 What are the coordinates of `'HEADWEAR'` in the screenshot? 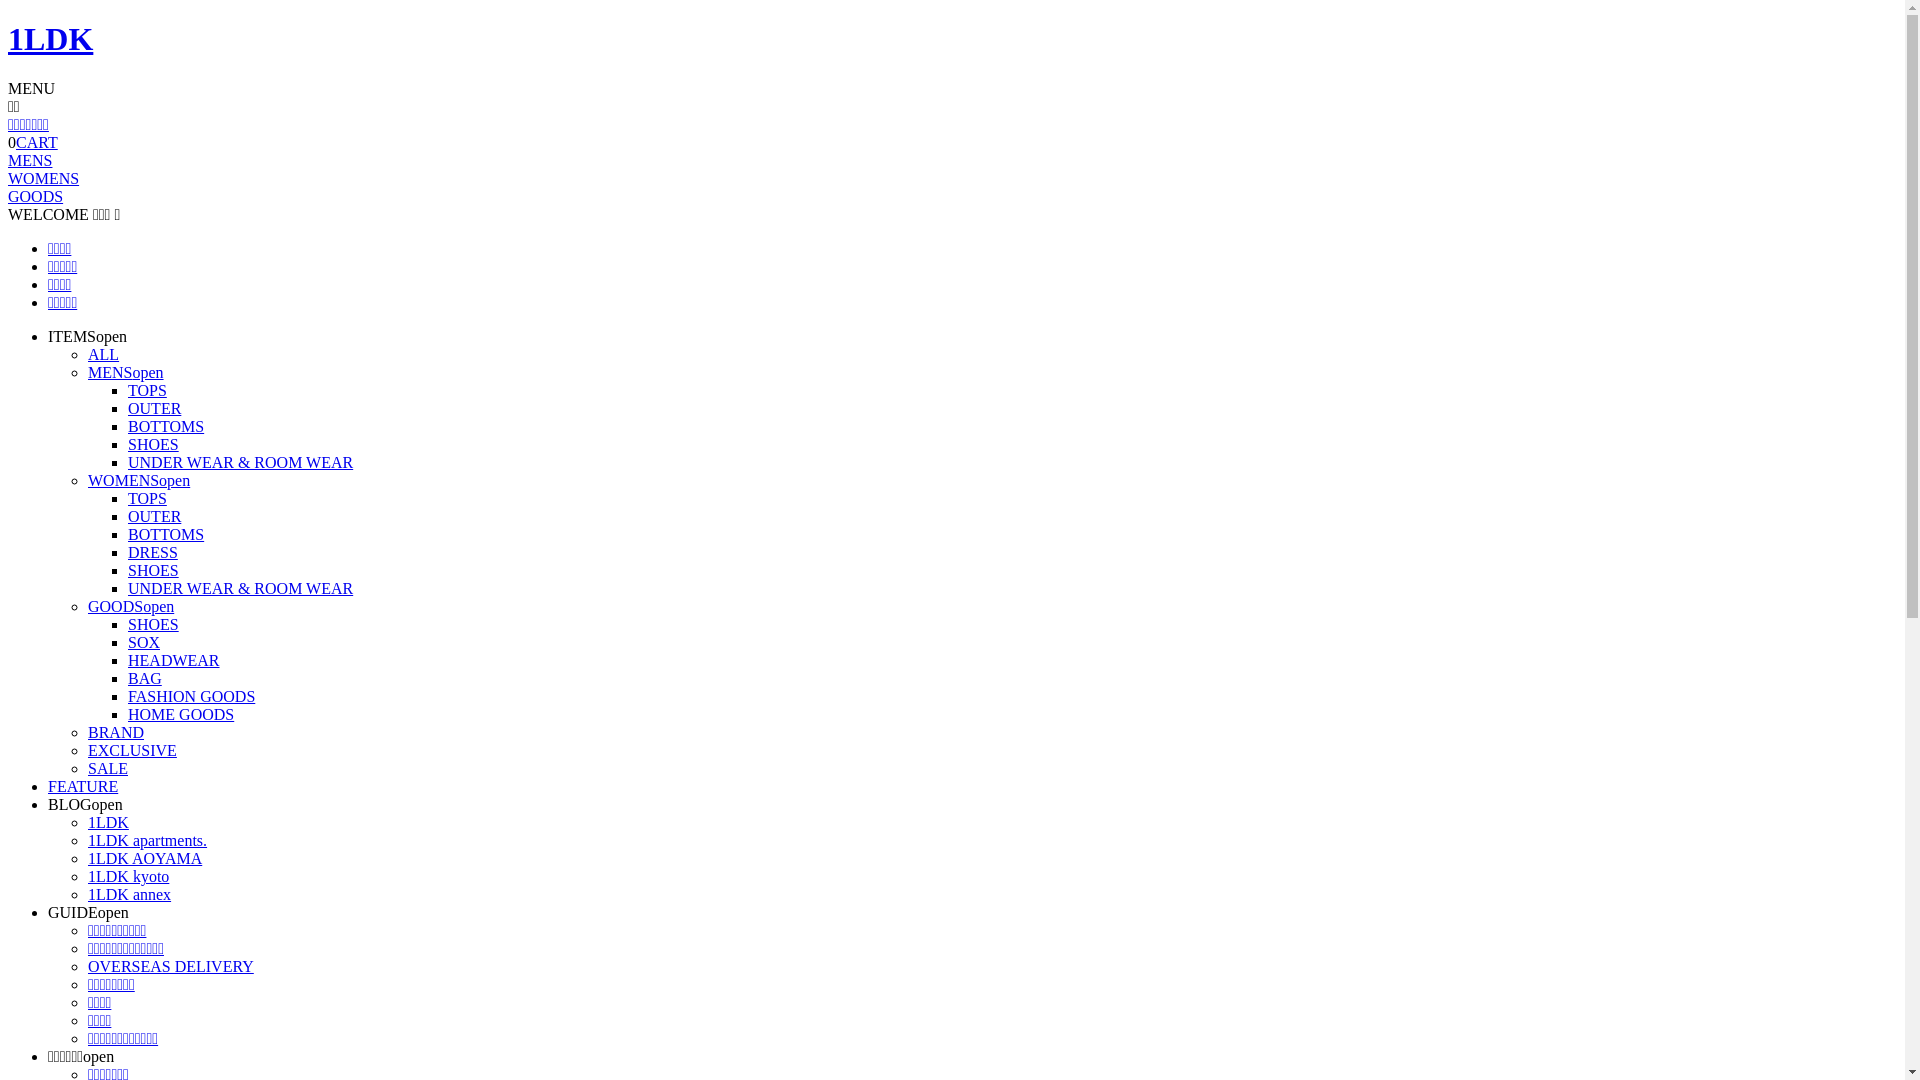 It's located at (173, 660).